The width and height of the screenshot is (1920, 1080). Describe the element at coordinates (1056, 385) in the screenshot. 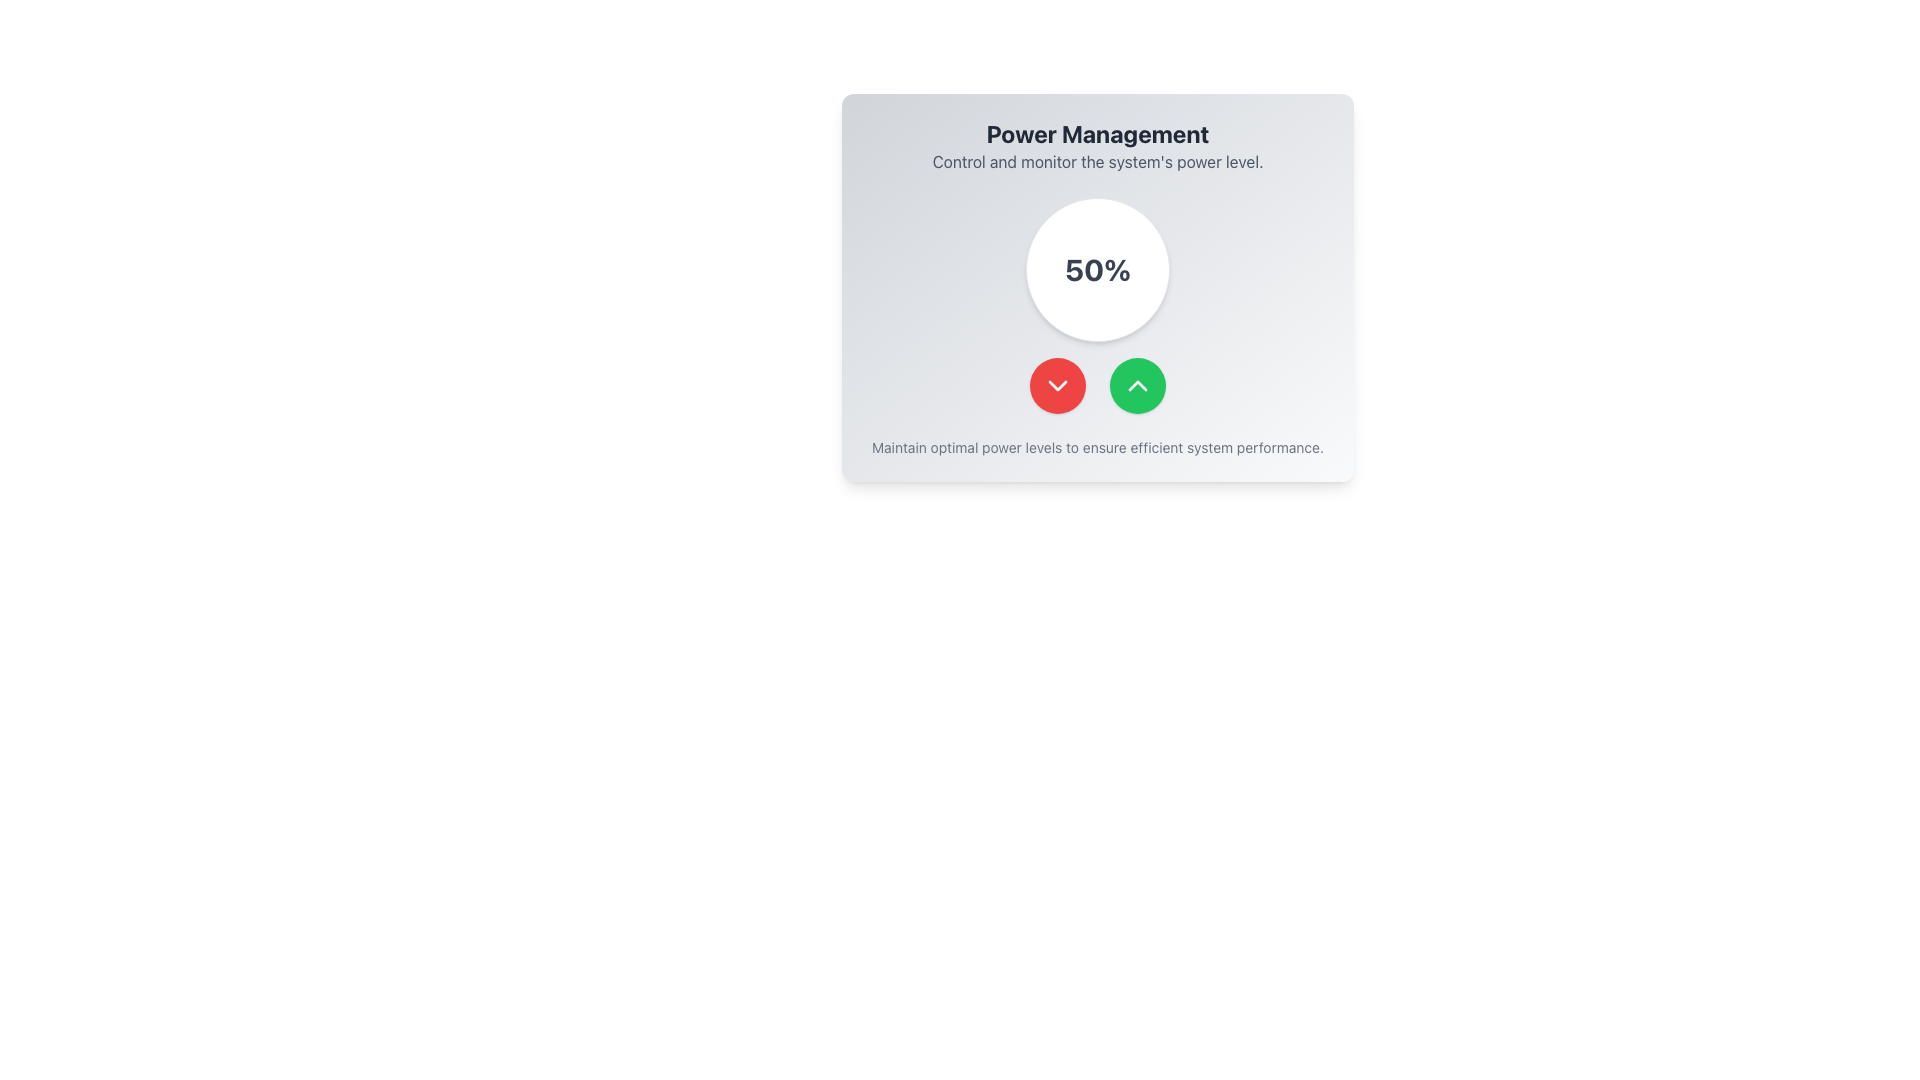

I see `the leftmost circular button with a red background and a white downward arrow icon` at that location.